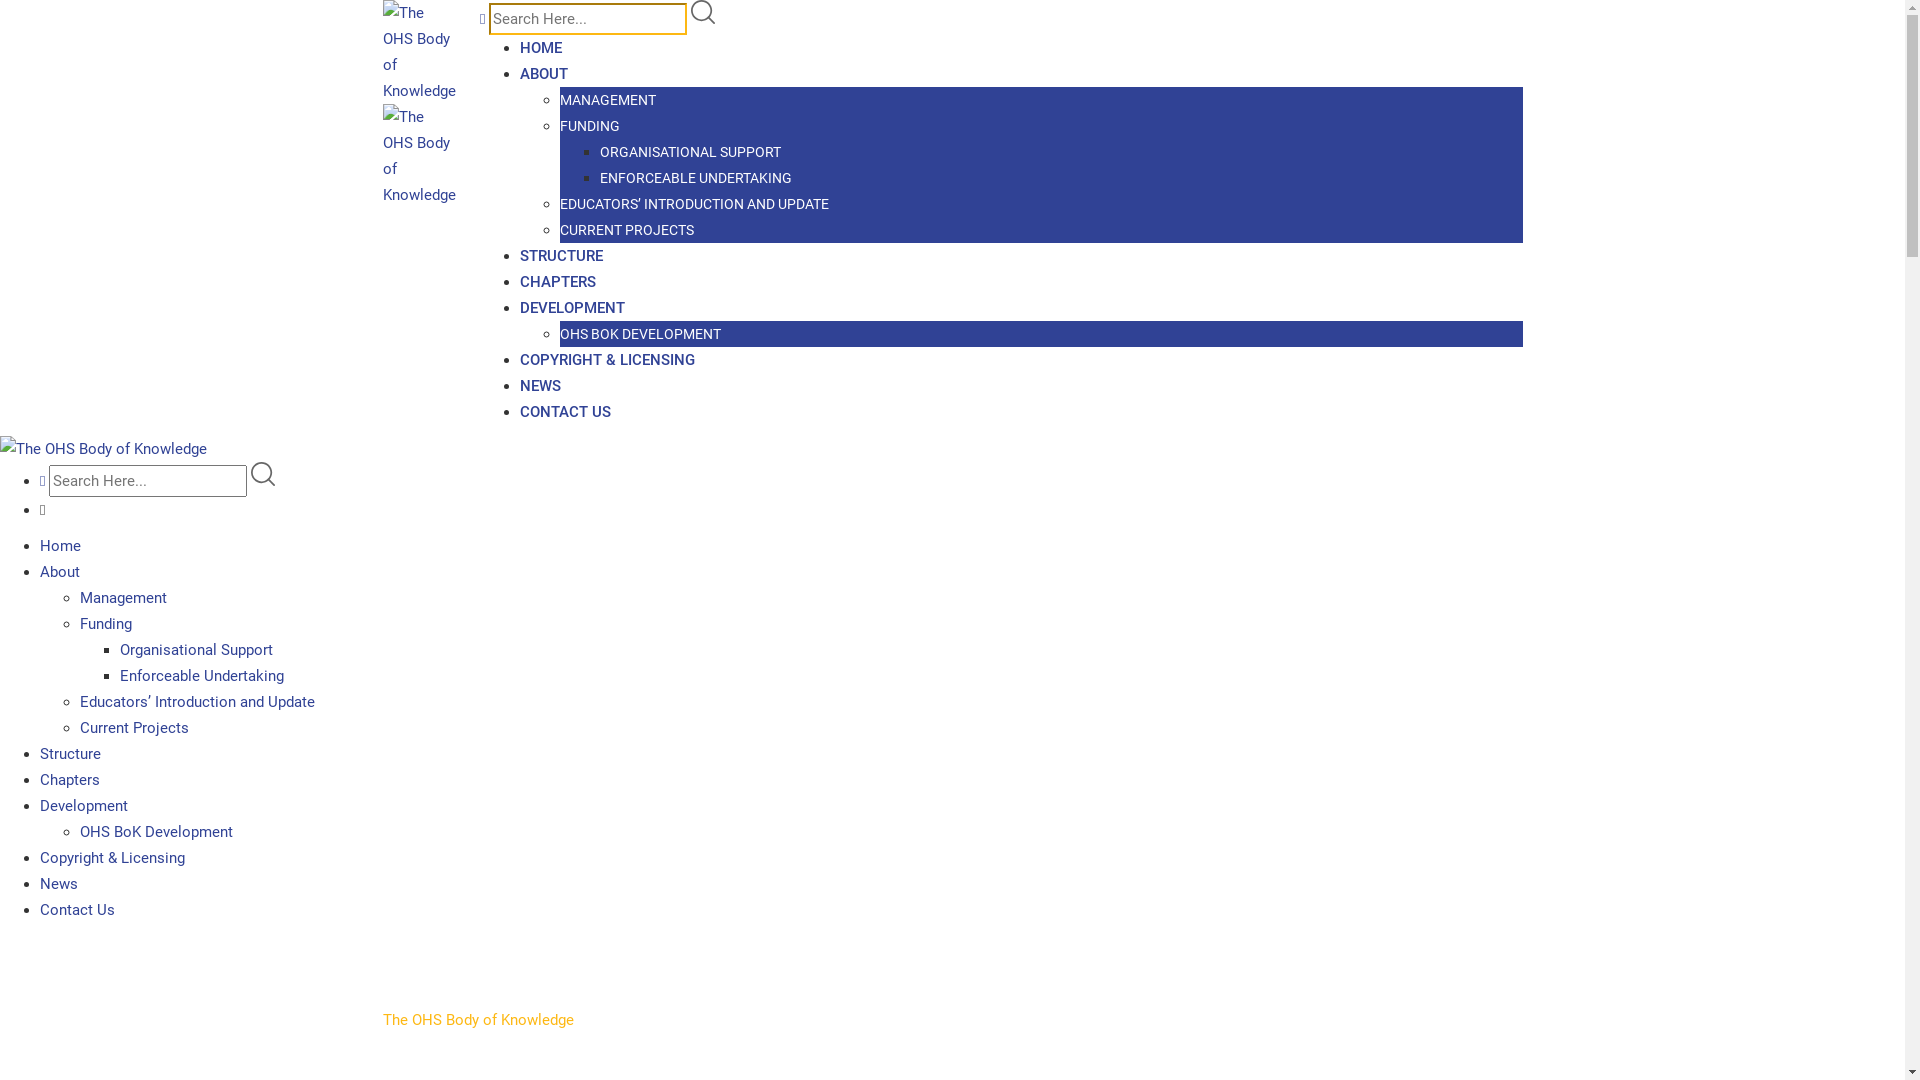  What do you see at coordinates (626, 229) in the screenshot?
I see `'CURRENT PROJECTS'` at bounding box center [626, 229].